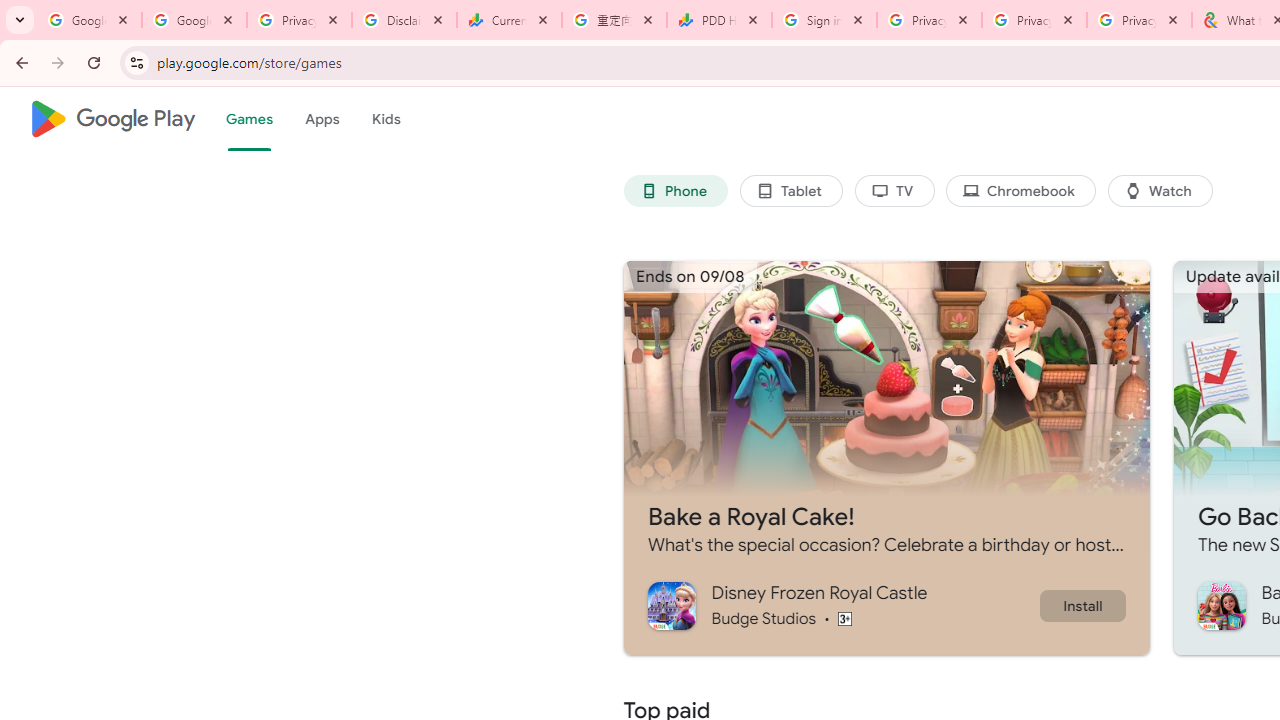  I want to click on 'TV', so click(893, 191).